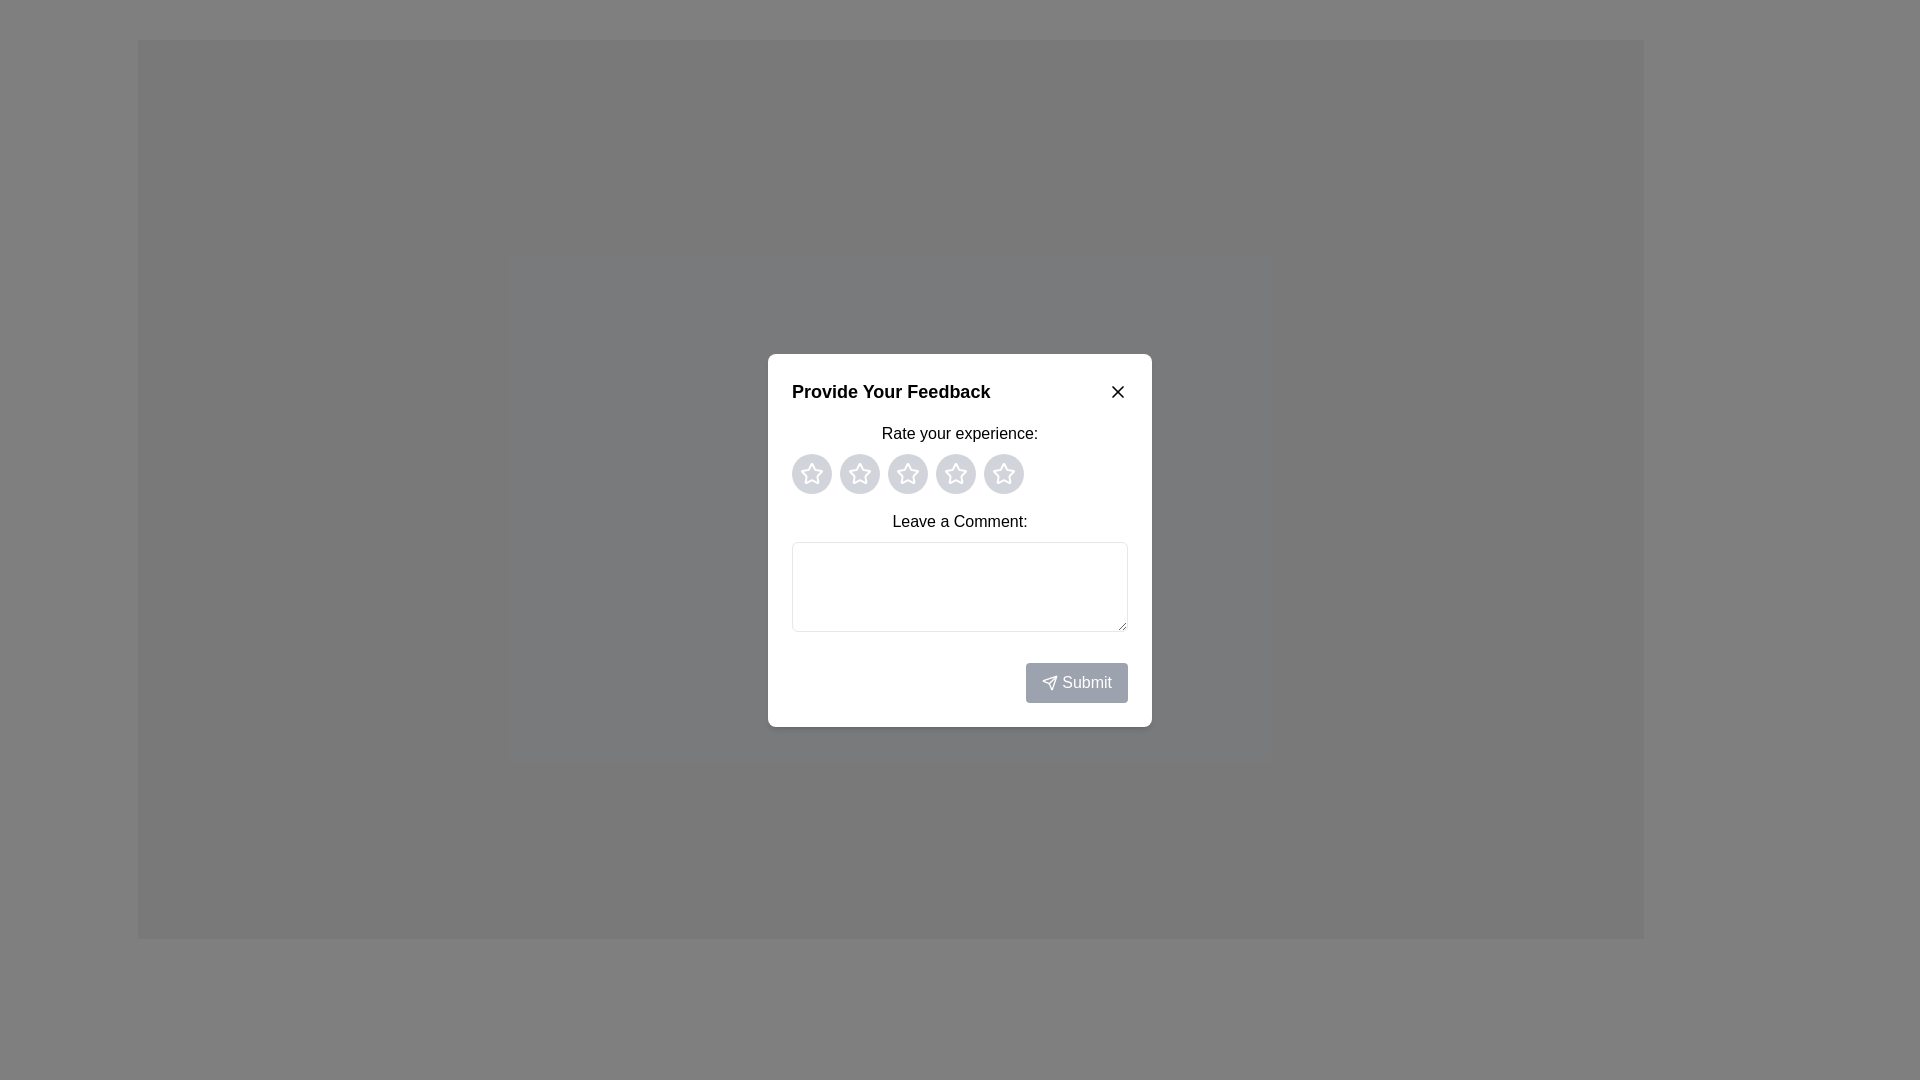 This screenshot has width=1920, height=1080. Describe the element at coordinates (1003, 473) in the screenshot. I see `the circular five-star rating button with a light gray background and a white star icon at its center` at that location.